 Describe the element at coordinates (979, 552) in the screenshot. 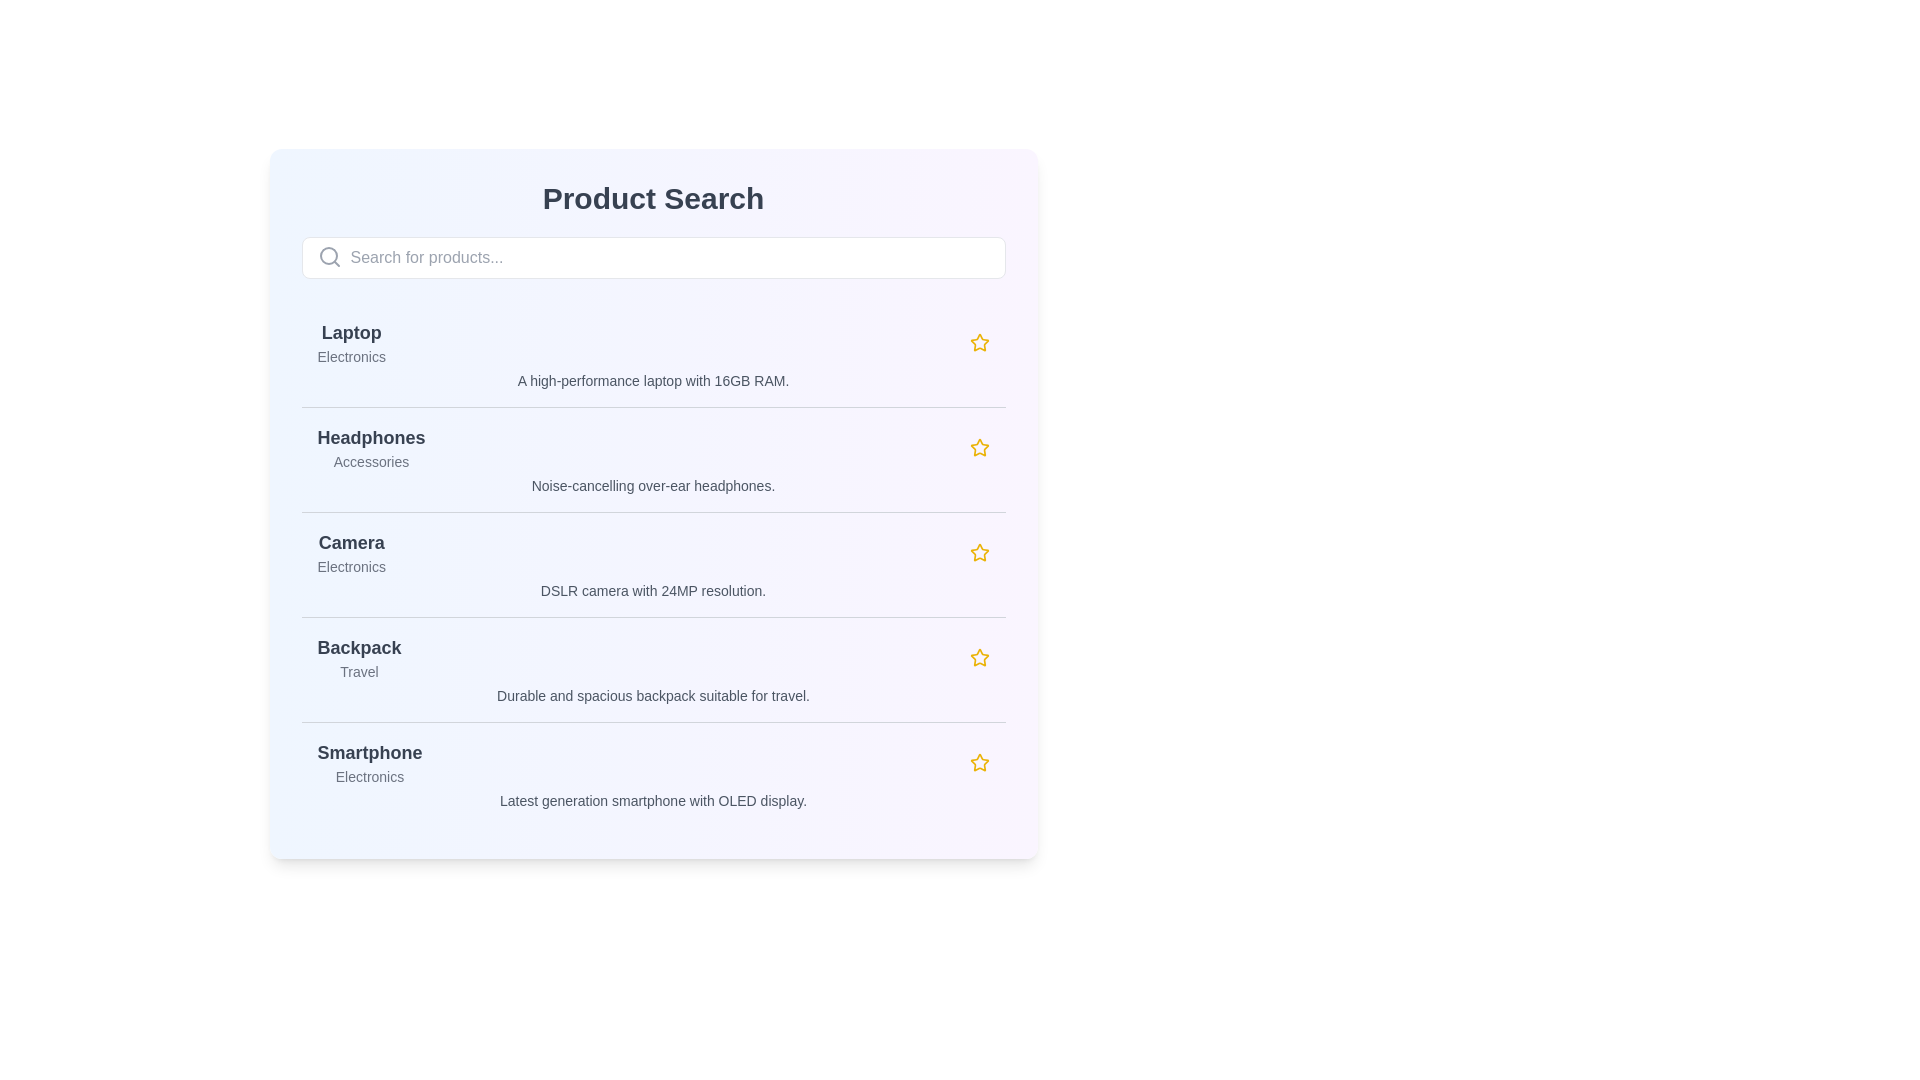

I see `the yellow star icon outlined in black, which resembles a rating star and is located to the right of the 'Camera' product listing` at that location.